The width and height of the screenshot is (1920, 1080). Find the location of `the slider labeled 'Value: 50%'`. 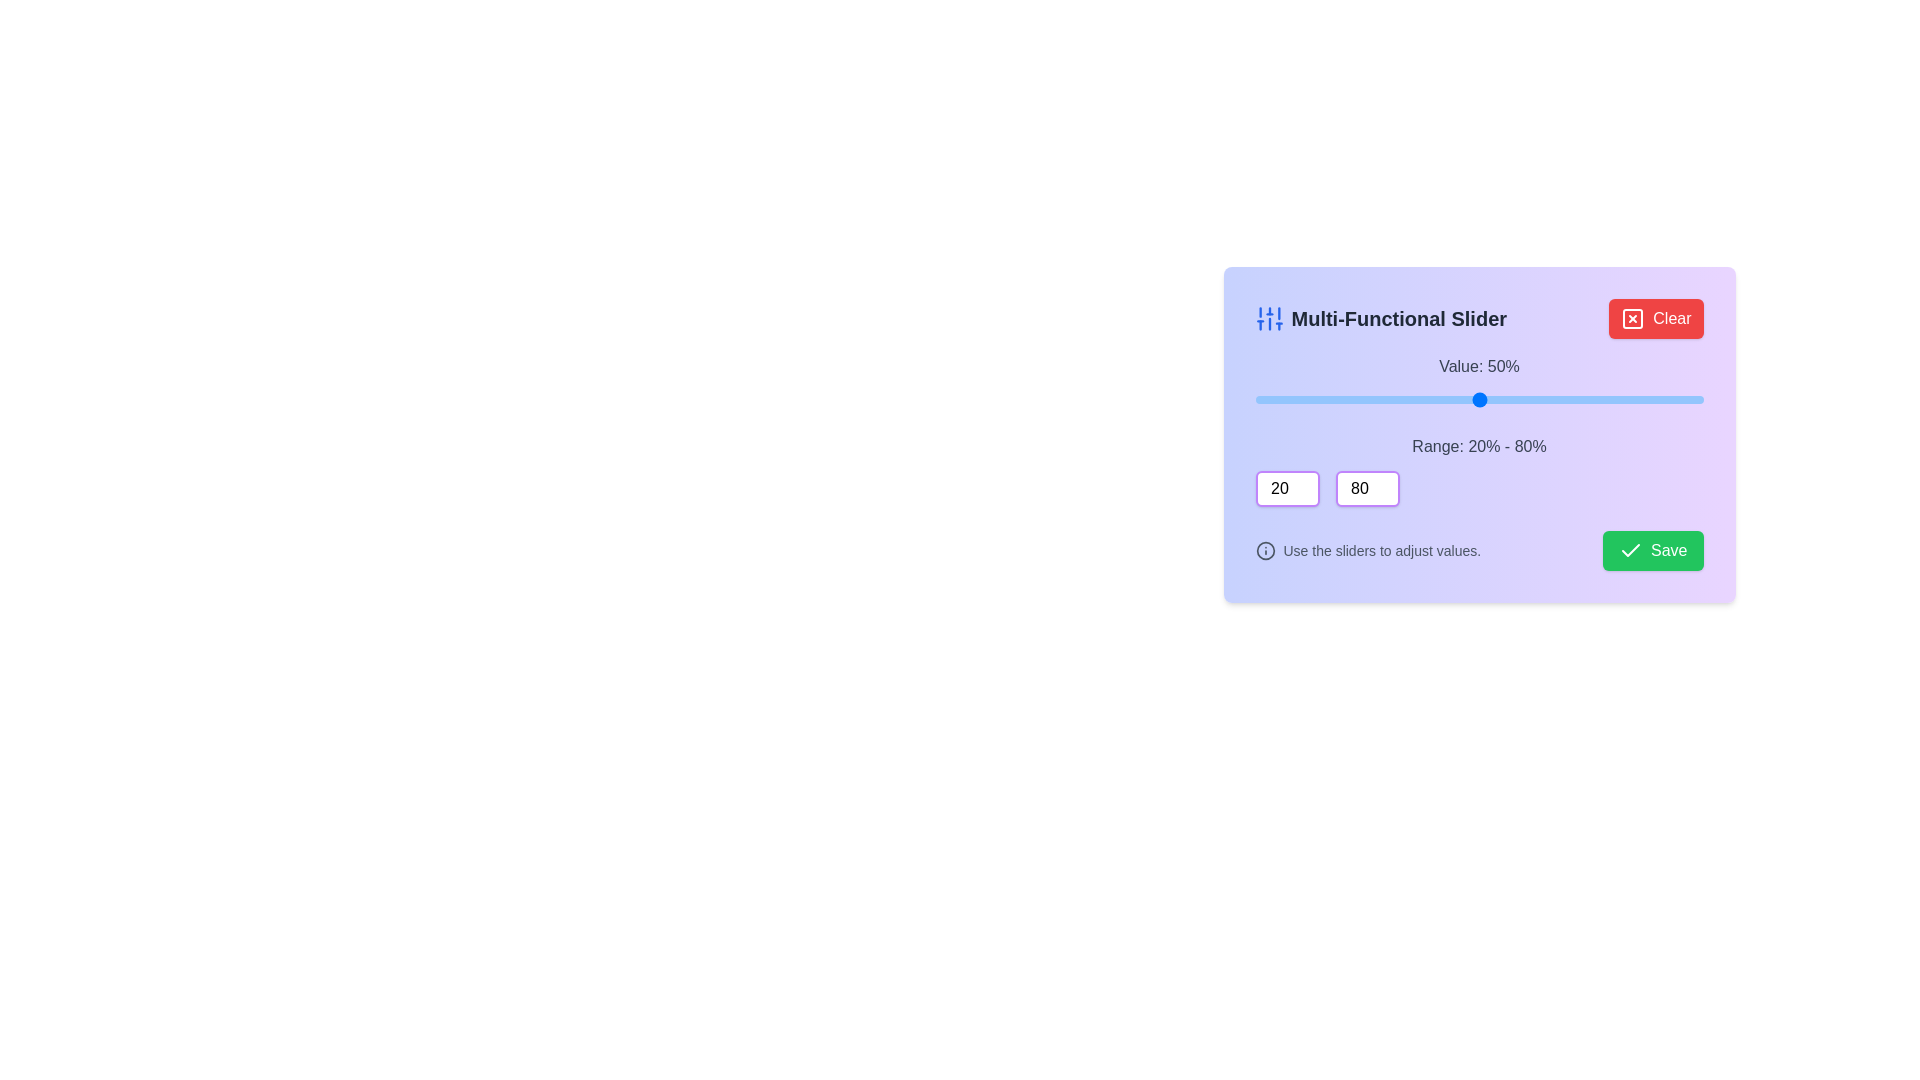

the slider labeled 'Value: 50%' is located at coordinates (1479, 382).